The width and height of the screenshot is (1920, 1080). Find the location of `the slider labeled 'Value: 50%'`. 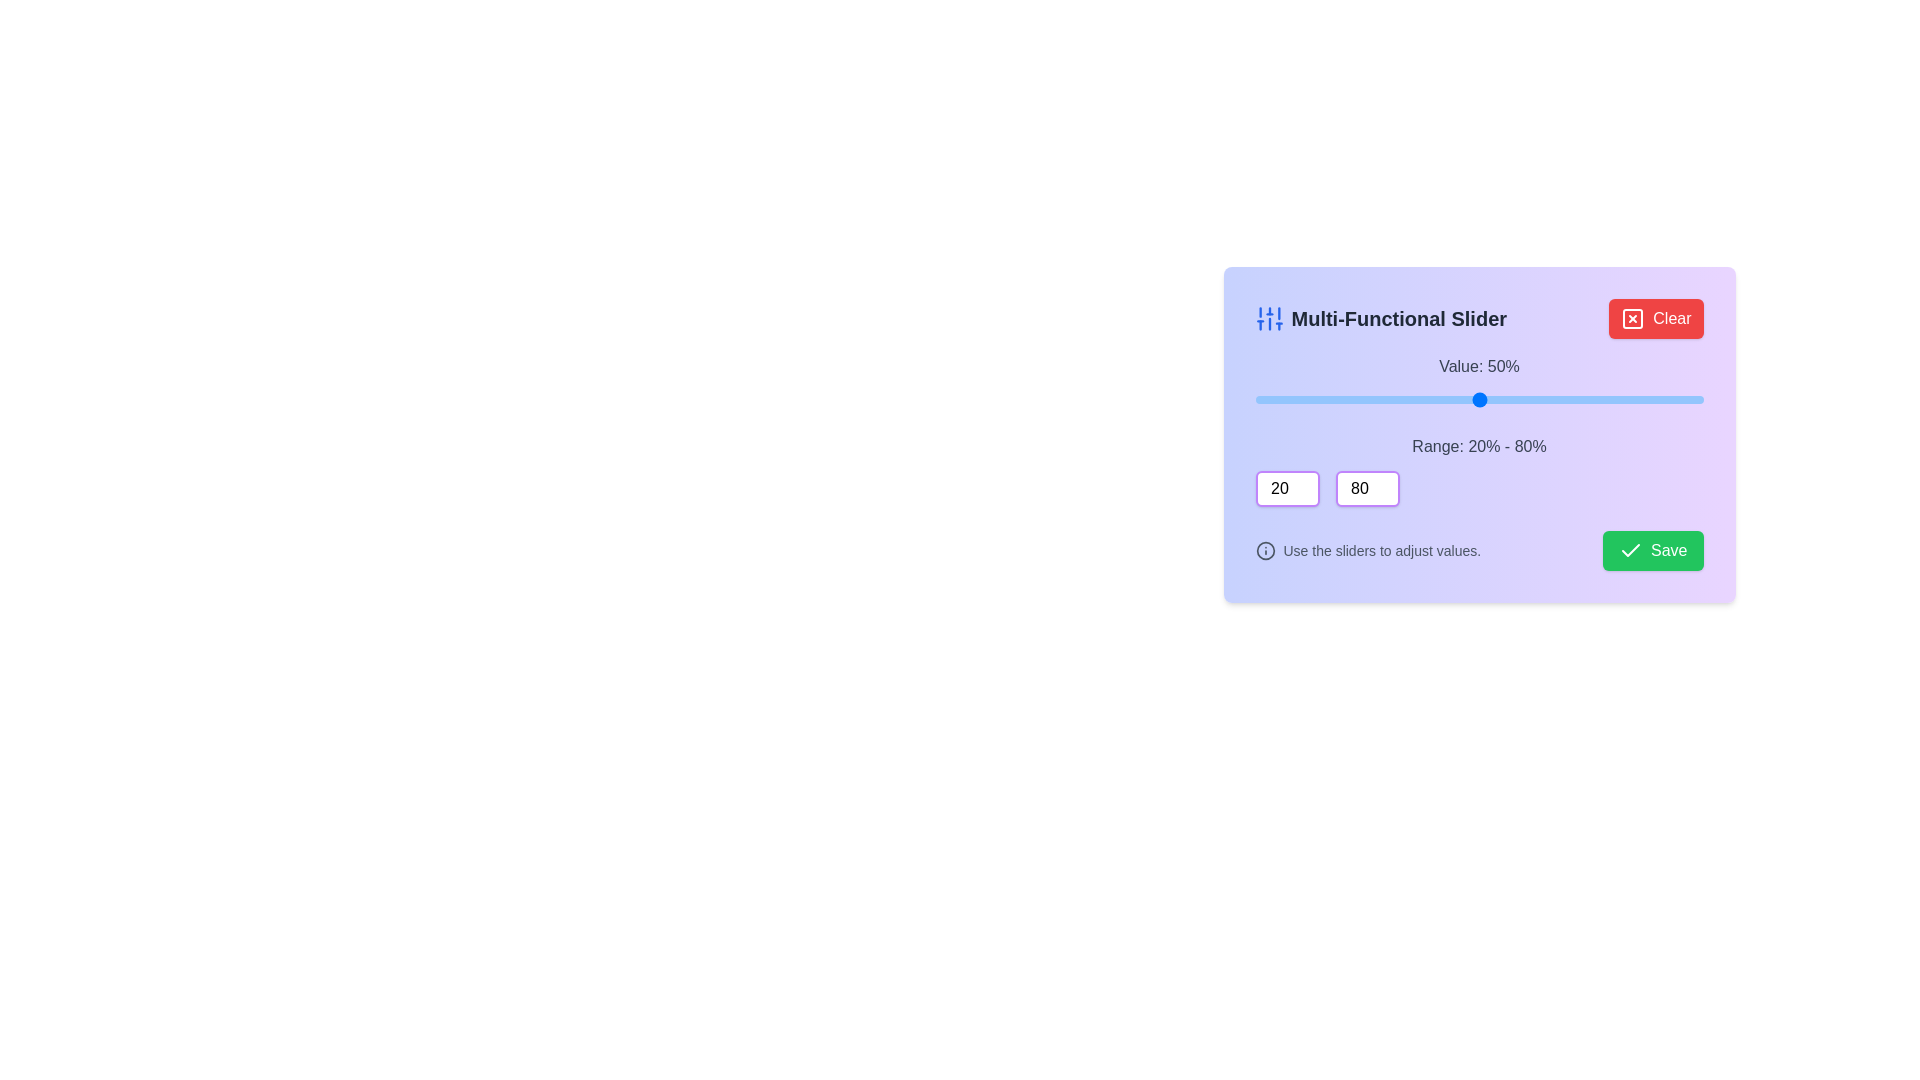

the slider labeled 'Value: 50%' is located at coordinates (1479, 382).